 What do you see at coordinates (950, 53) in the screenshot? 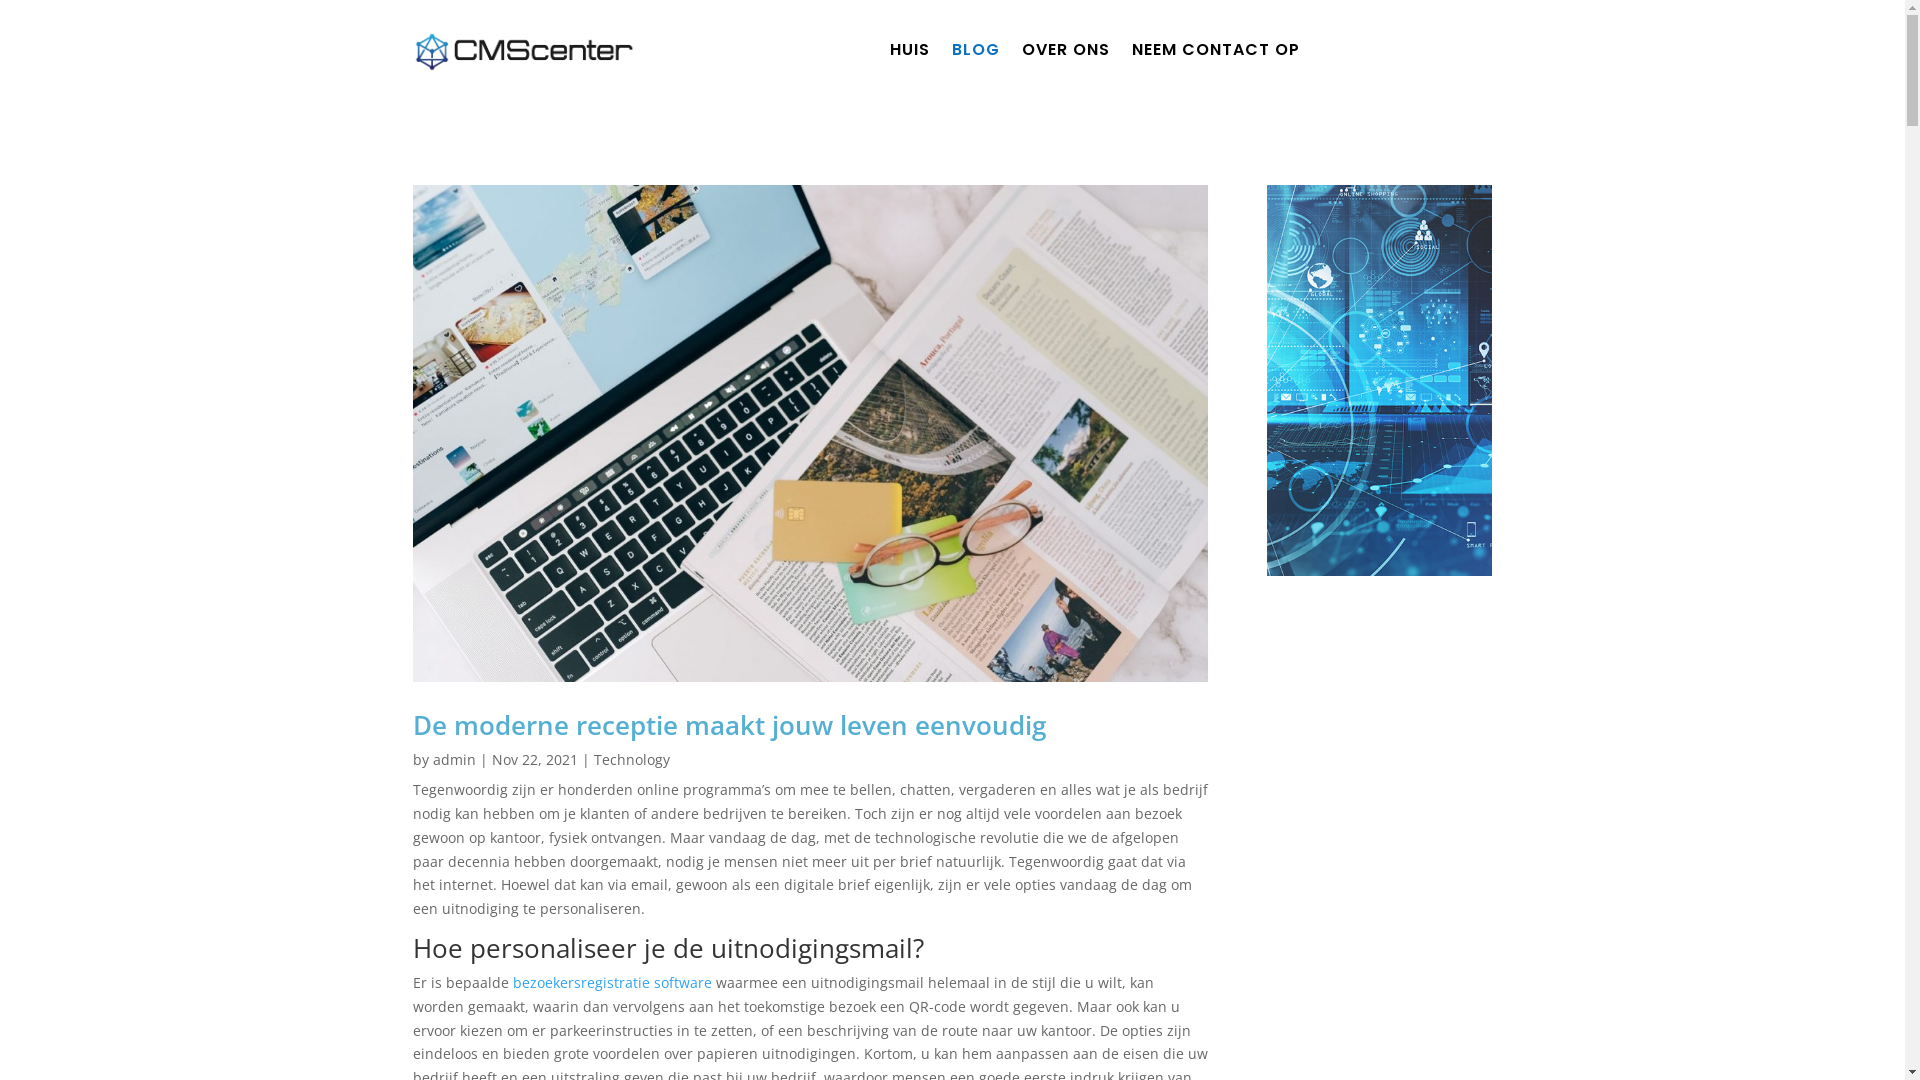
I see `'BLOG'` at bounding box center [950, 53].